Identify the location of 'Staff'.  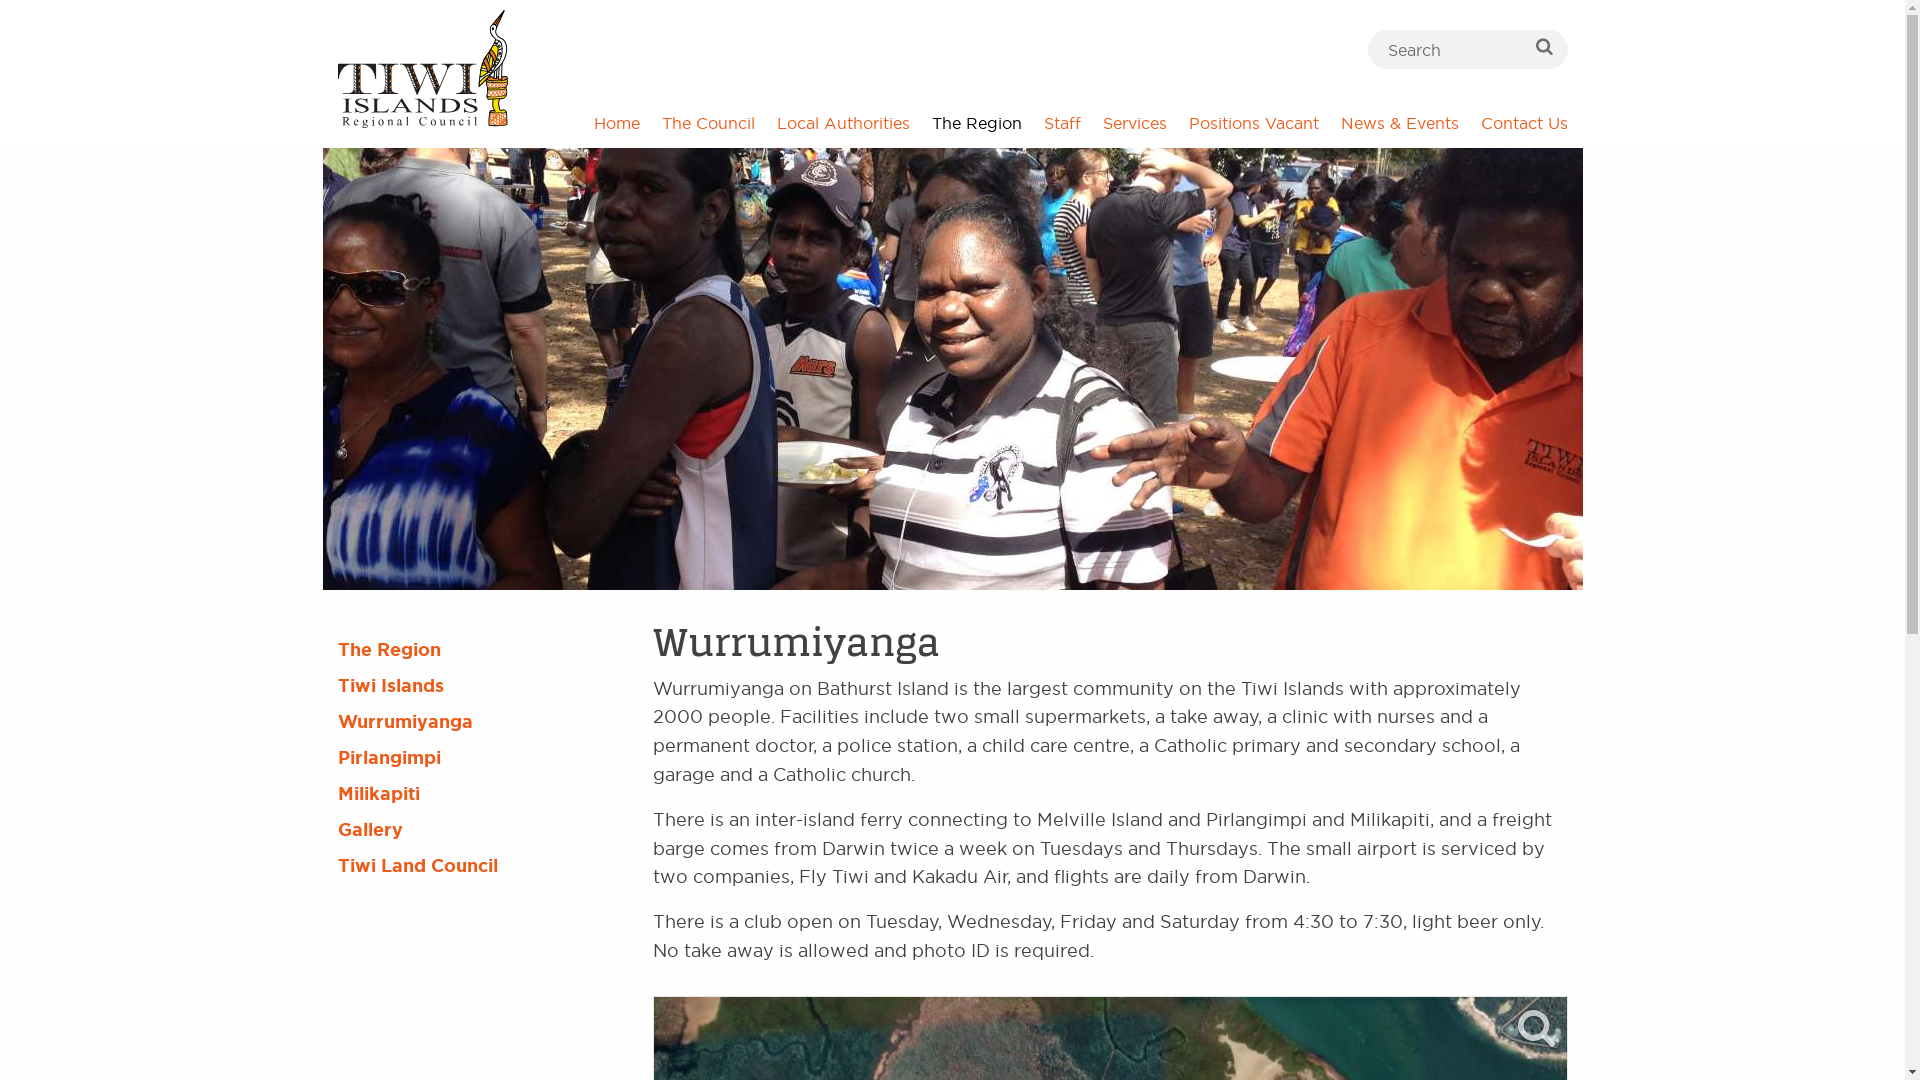
(1060, 123).